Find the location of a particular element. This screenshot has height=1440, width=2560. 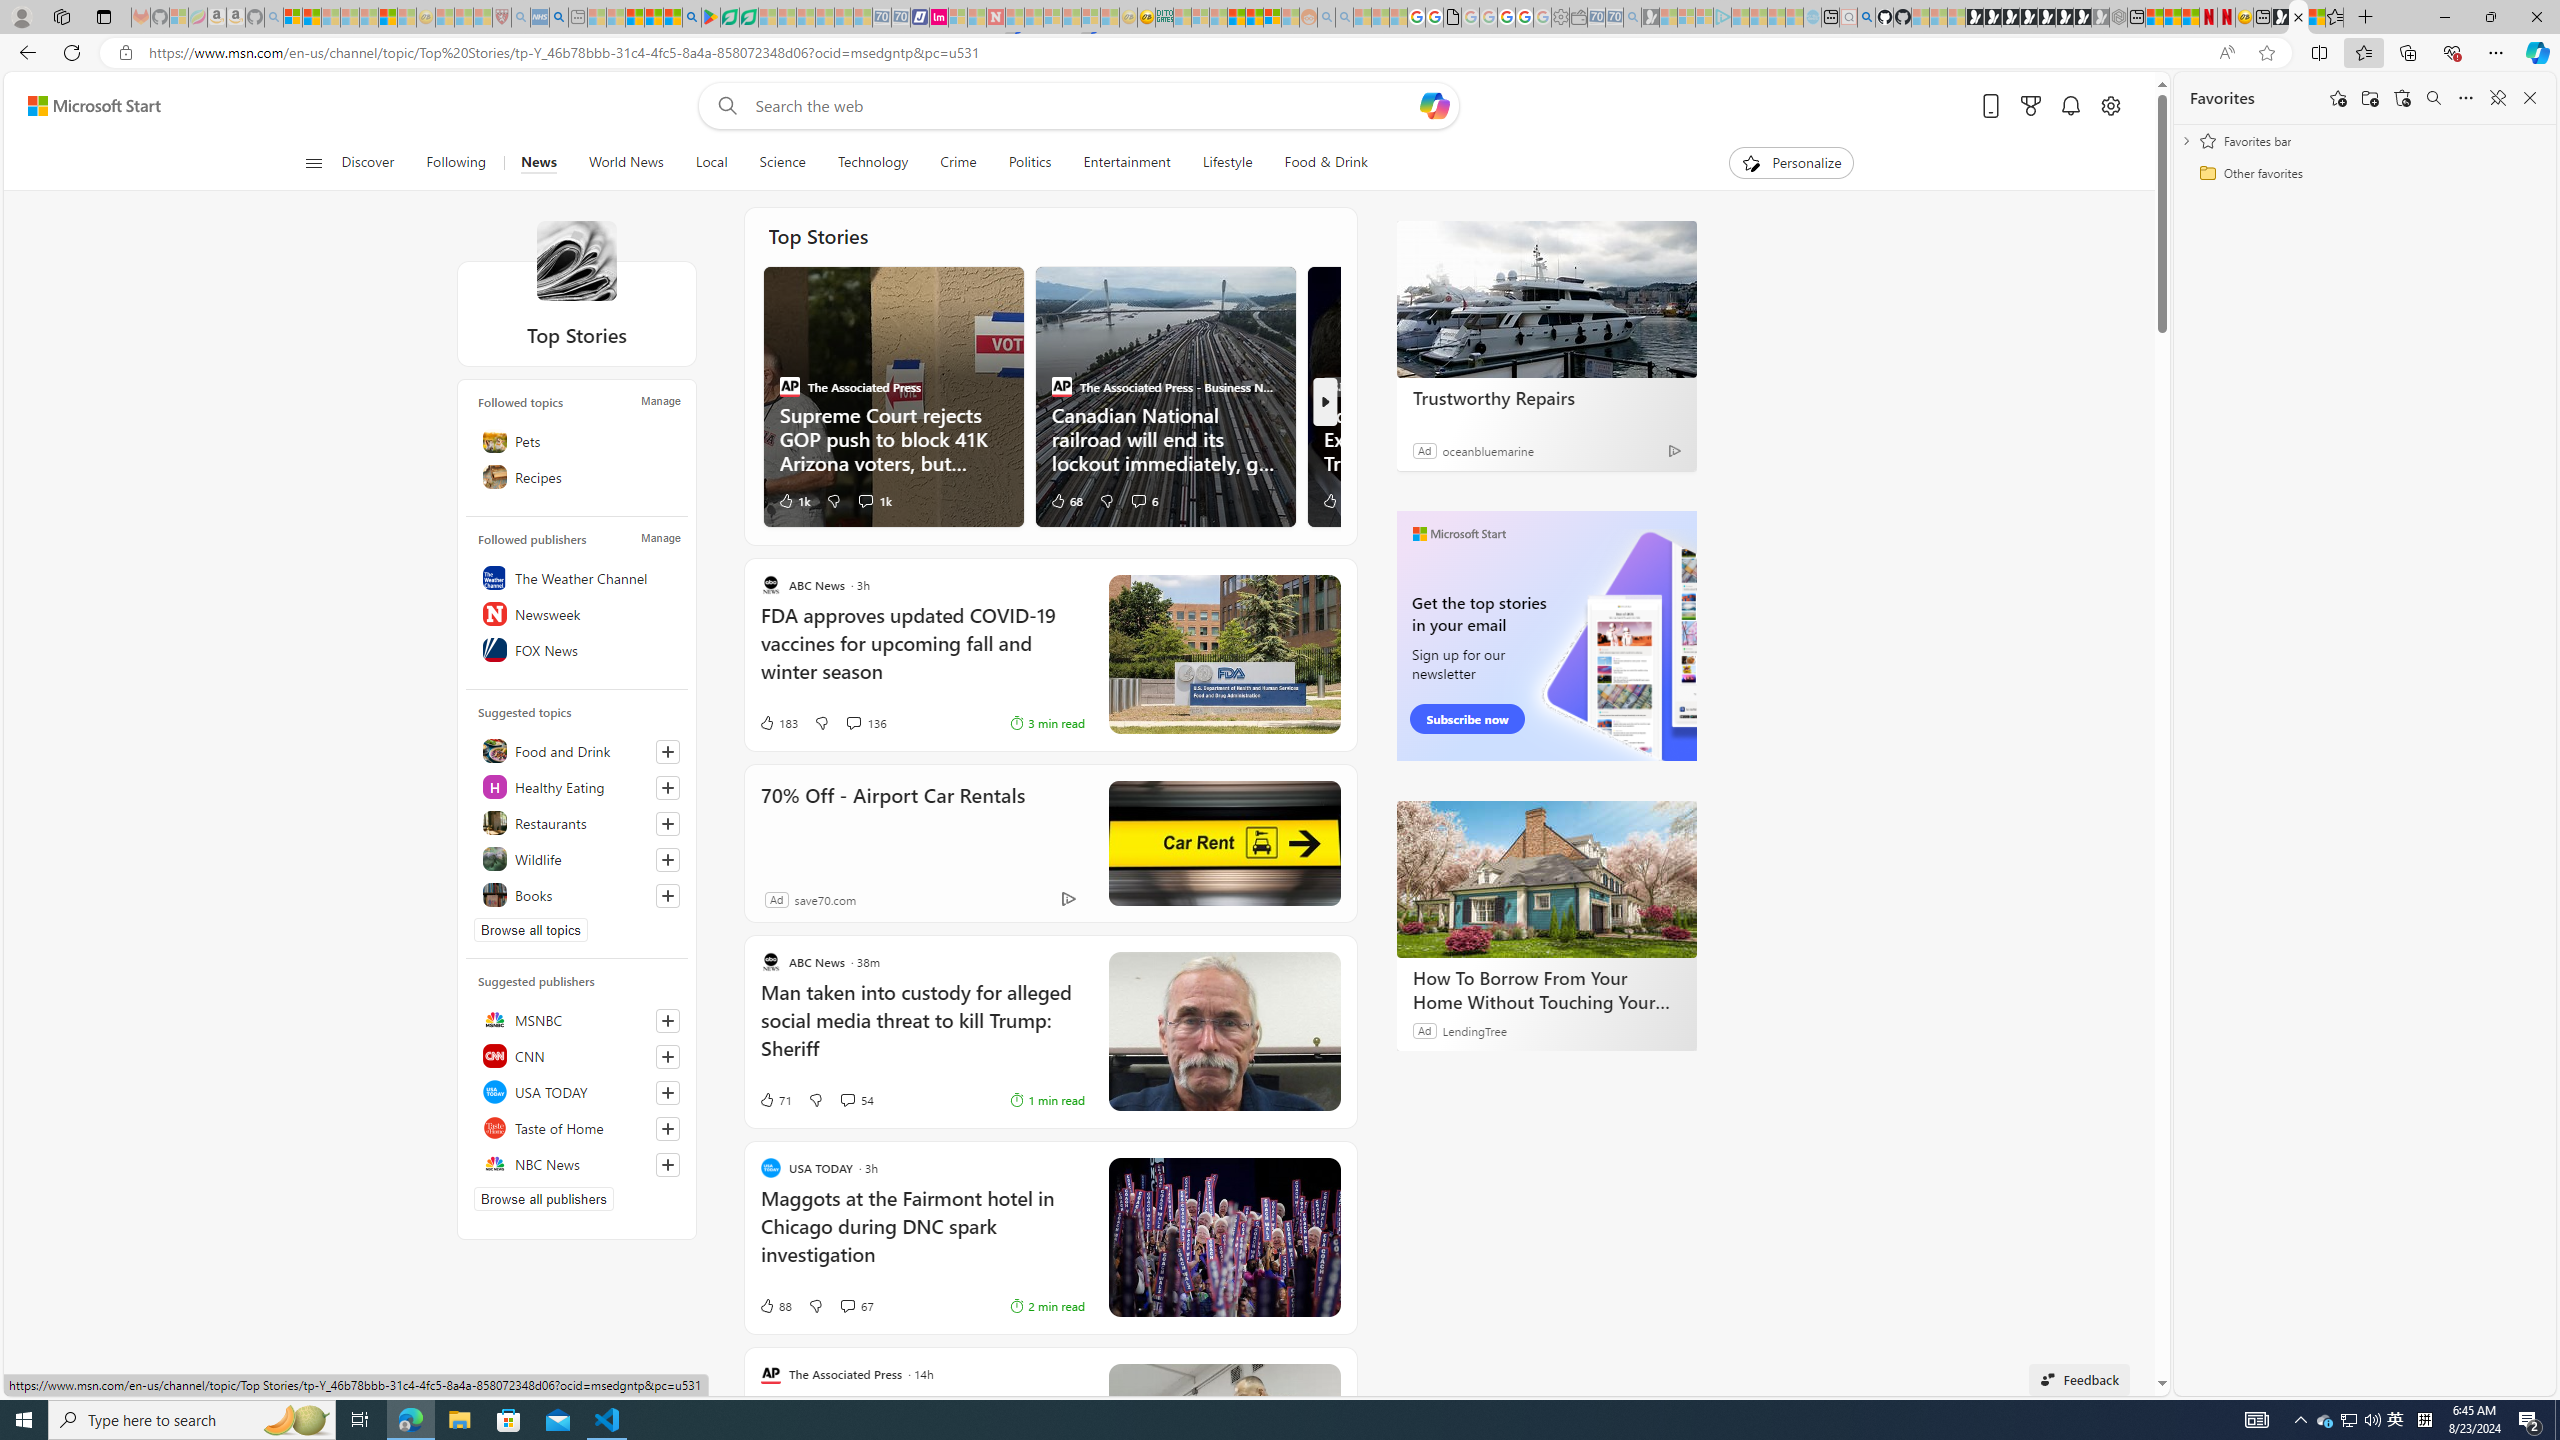

'Add folder' is located at coordinates (2368, 96).